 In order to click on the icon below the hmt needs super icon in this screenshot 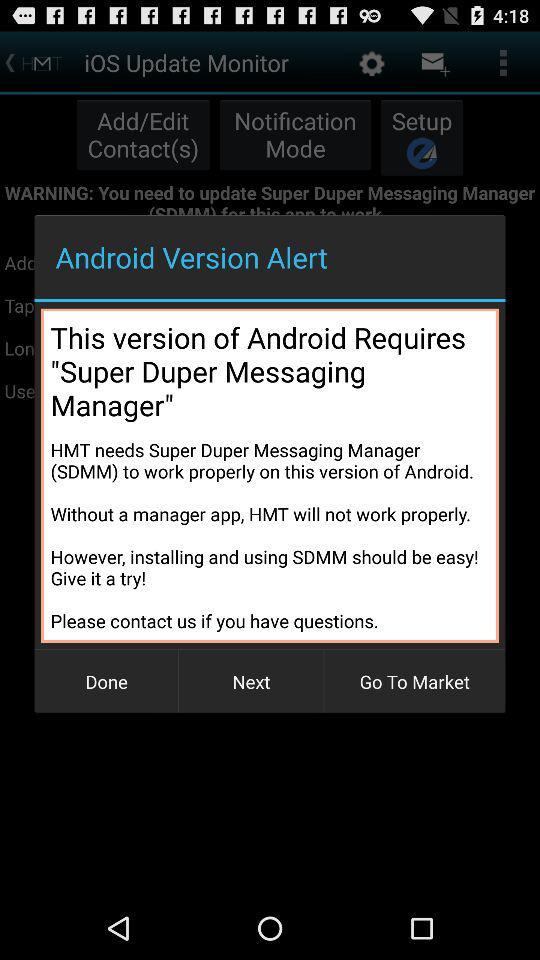, I will do `click(251, 681)`.